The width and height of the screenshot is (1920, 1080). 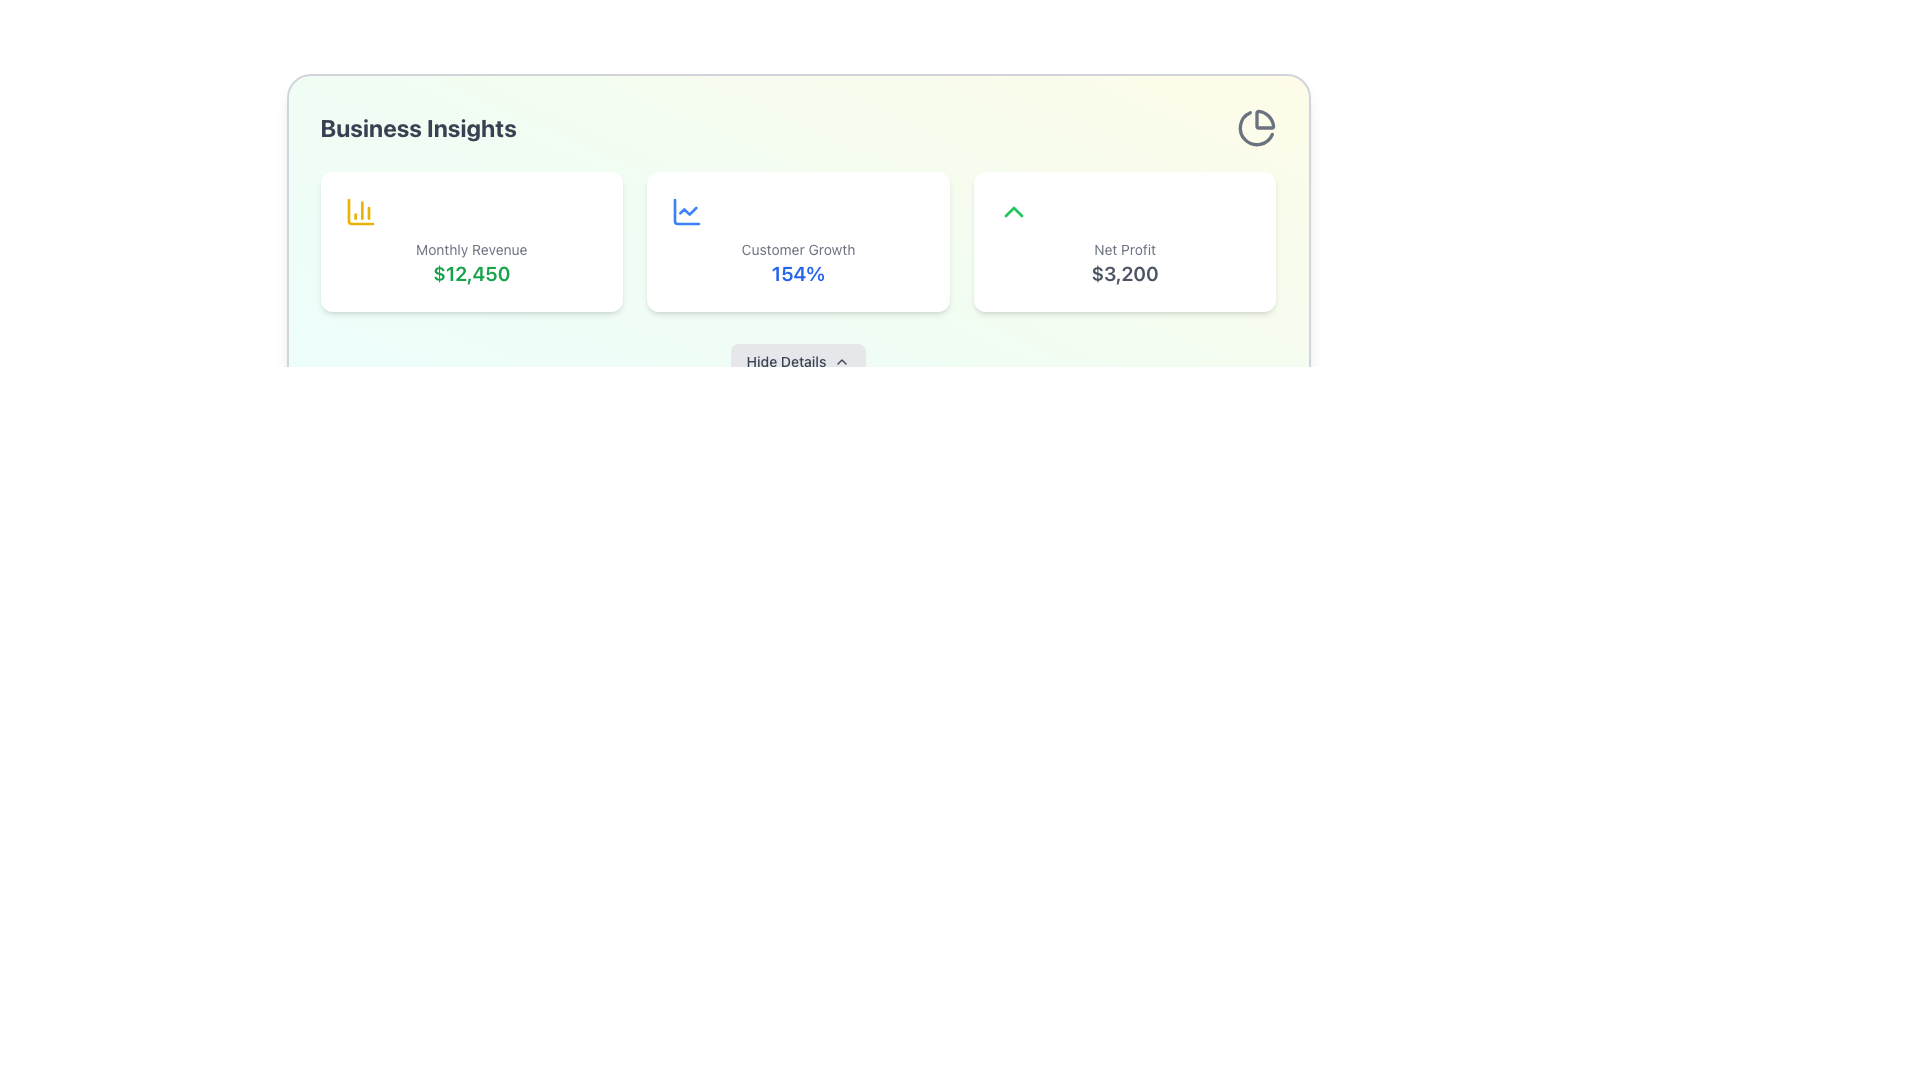 What do you see at coordinates (687, 212) in the screenshot?
I see `the vibrant blue line chart icon located in the 'Business Insights' section above the 'Customer Growth' label` at bounding box center [687, 212].